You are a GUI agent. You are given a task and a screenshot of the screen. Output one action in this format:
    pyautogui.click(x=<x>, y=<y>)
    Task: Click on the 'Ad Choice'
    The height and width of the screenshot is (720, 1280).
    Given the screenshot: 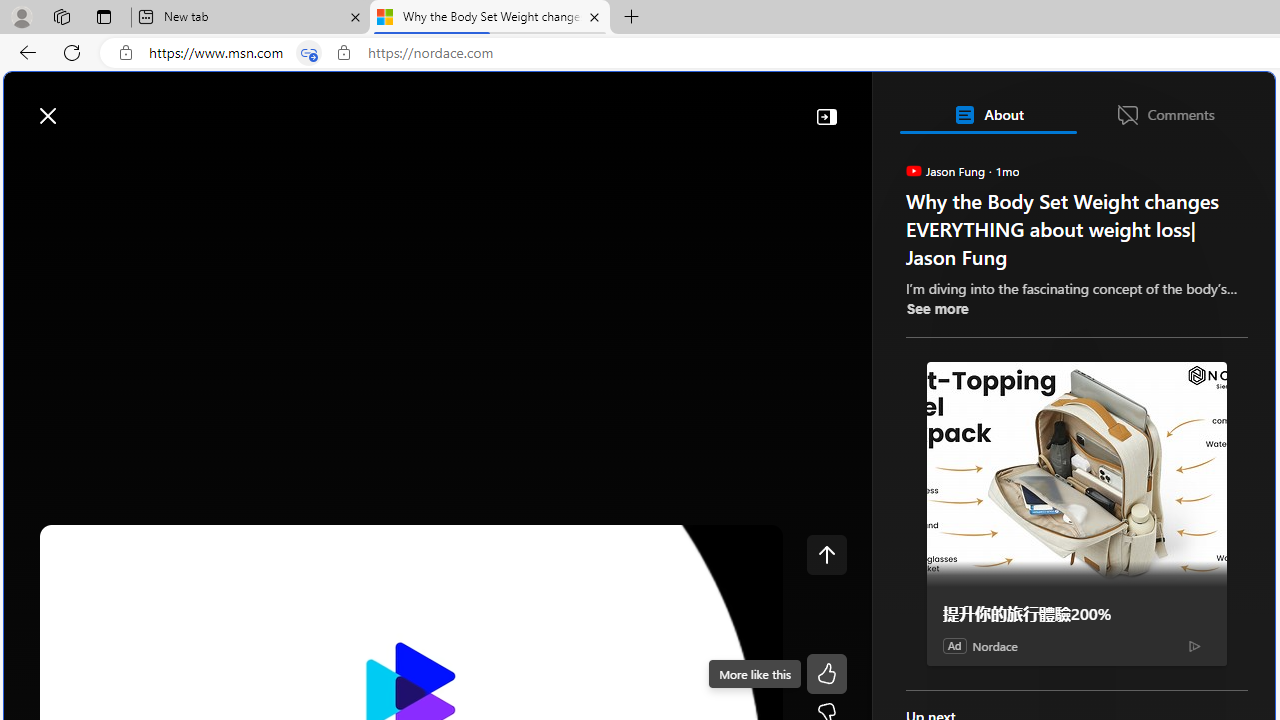 What is the action you would take?
    pyautogui.click(x=1194, y=645)
    